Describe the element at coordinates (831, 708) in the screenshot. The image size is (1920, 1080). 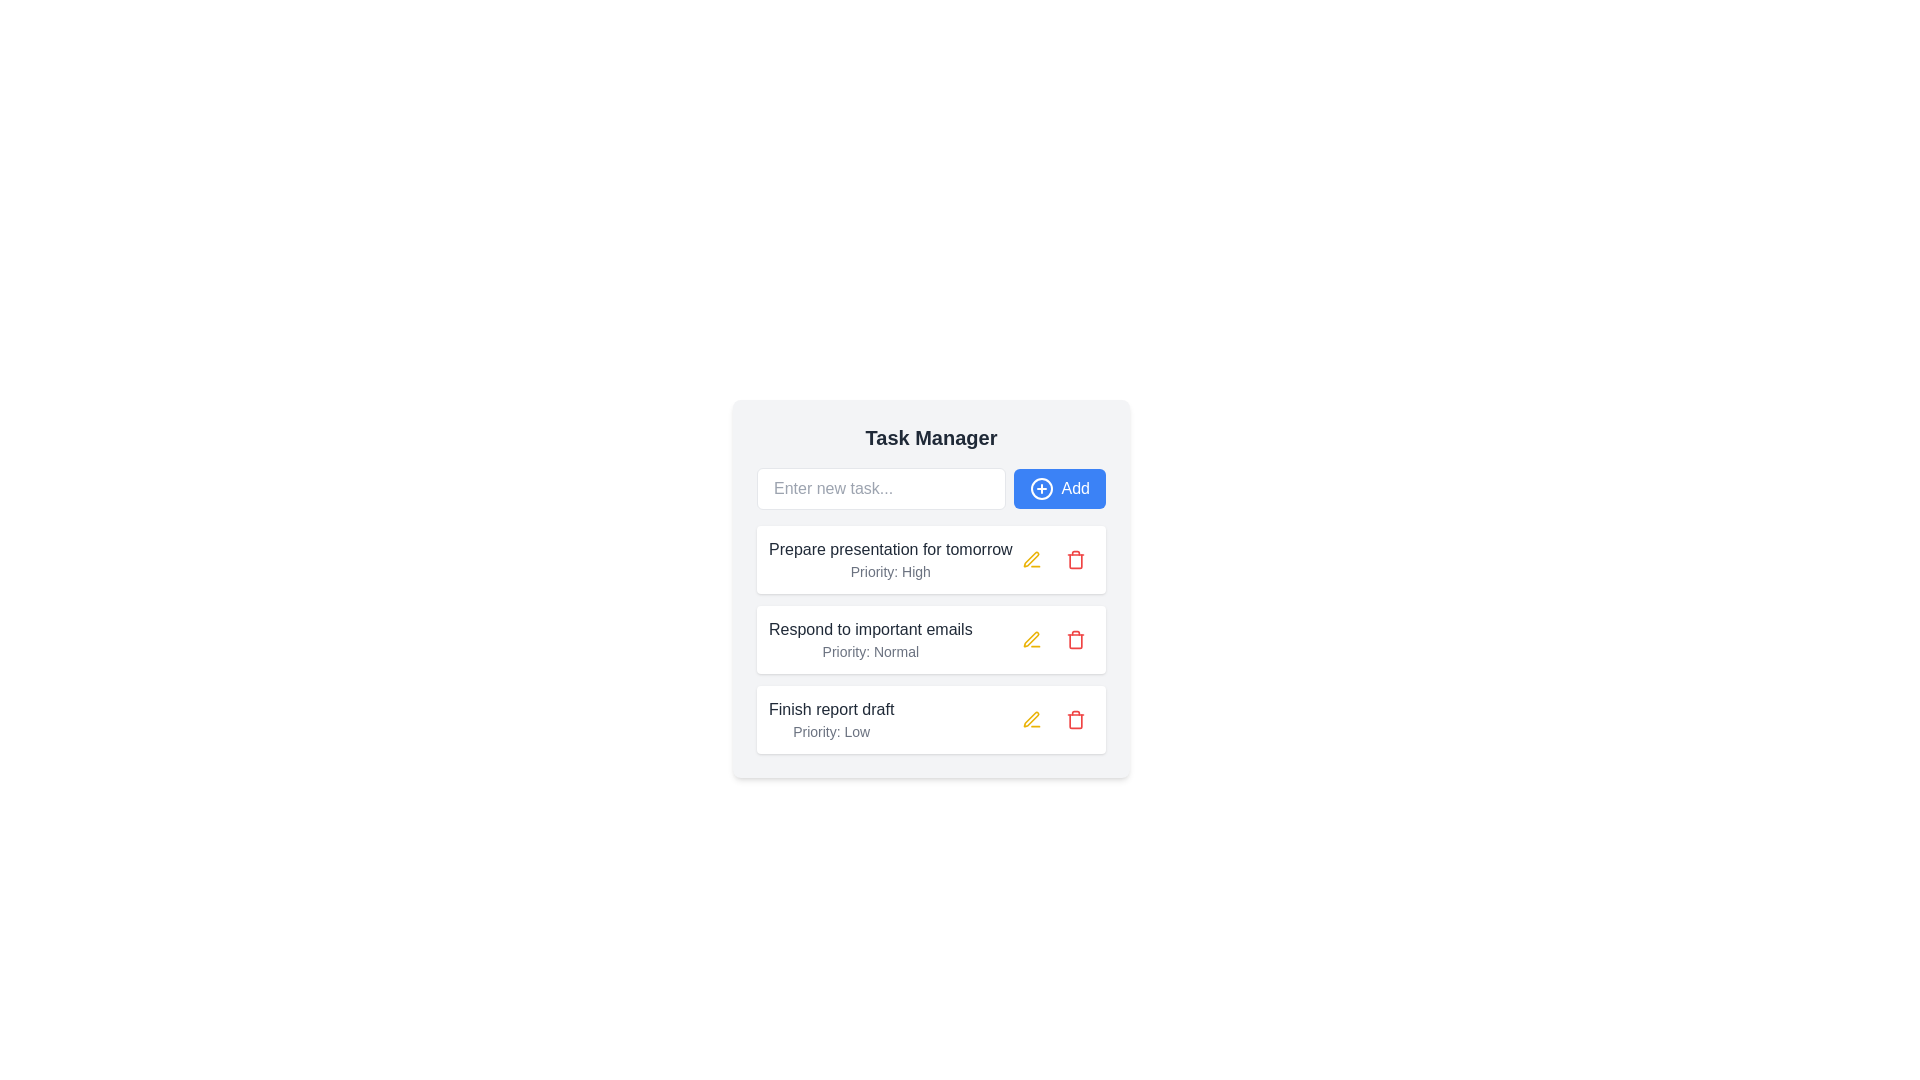
I see `the task title label displaying 'Finish report draft'` at that location.